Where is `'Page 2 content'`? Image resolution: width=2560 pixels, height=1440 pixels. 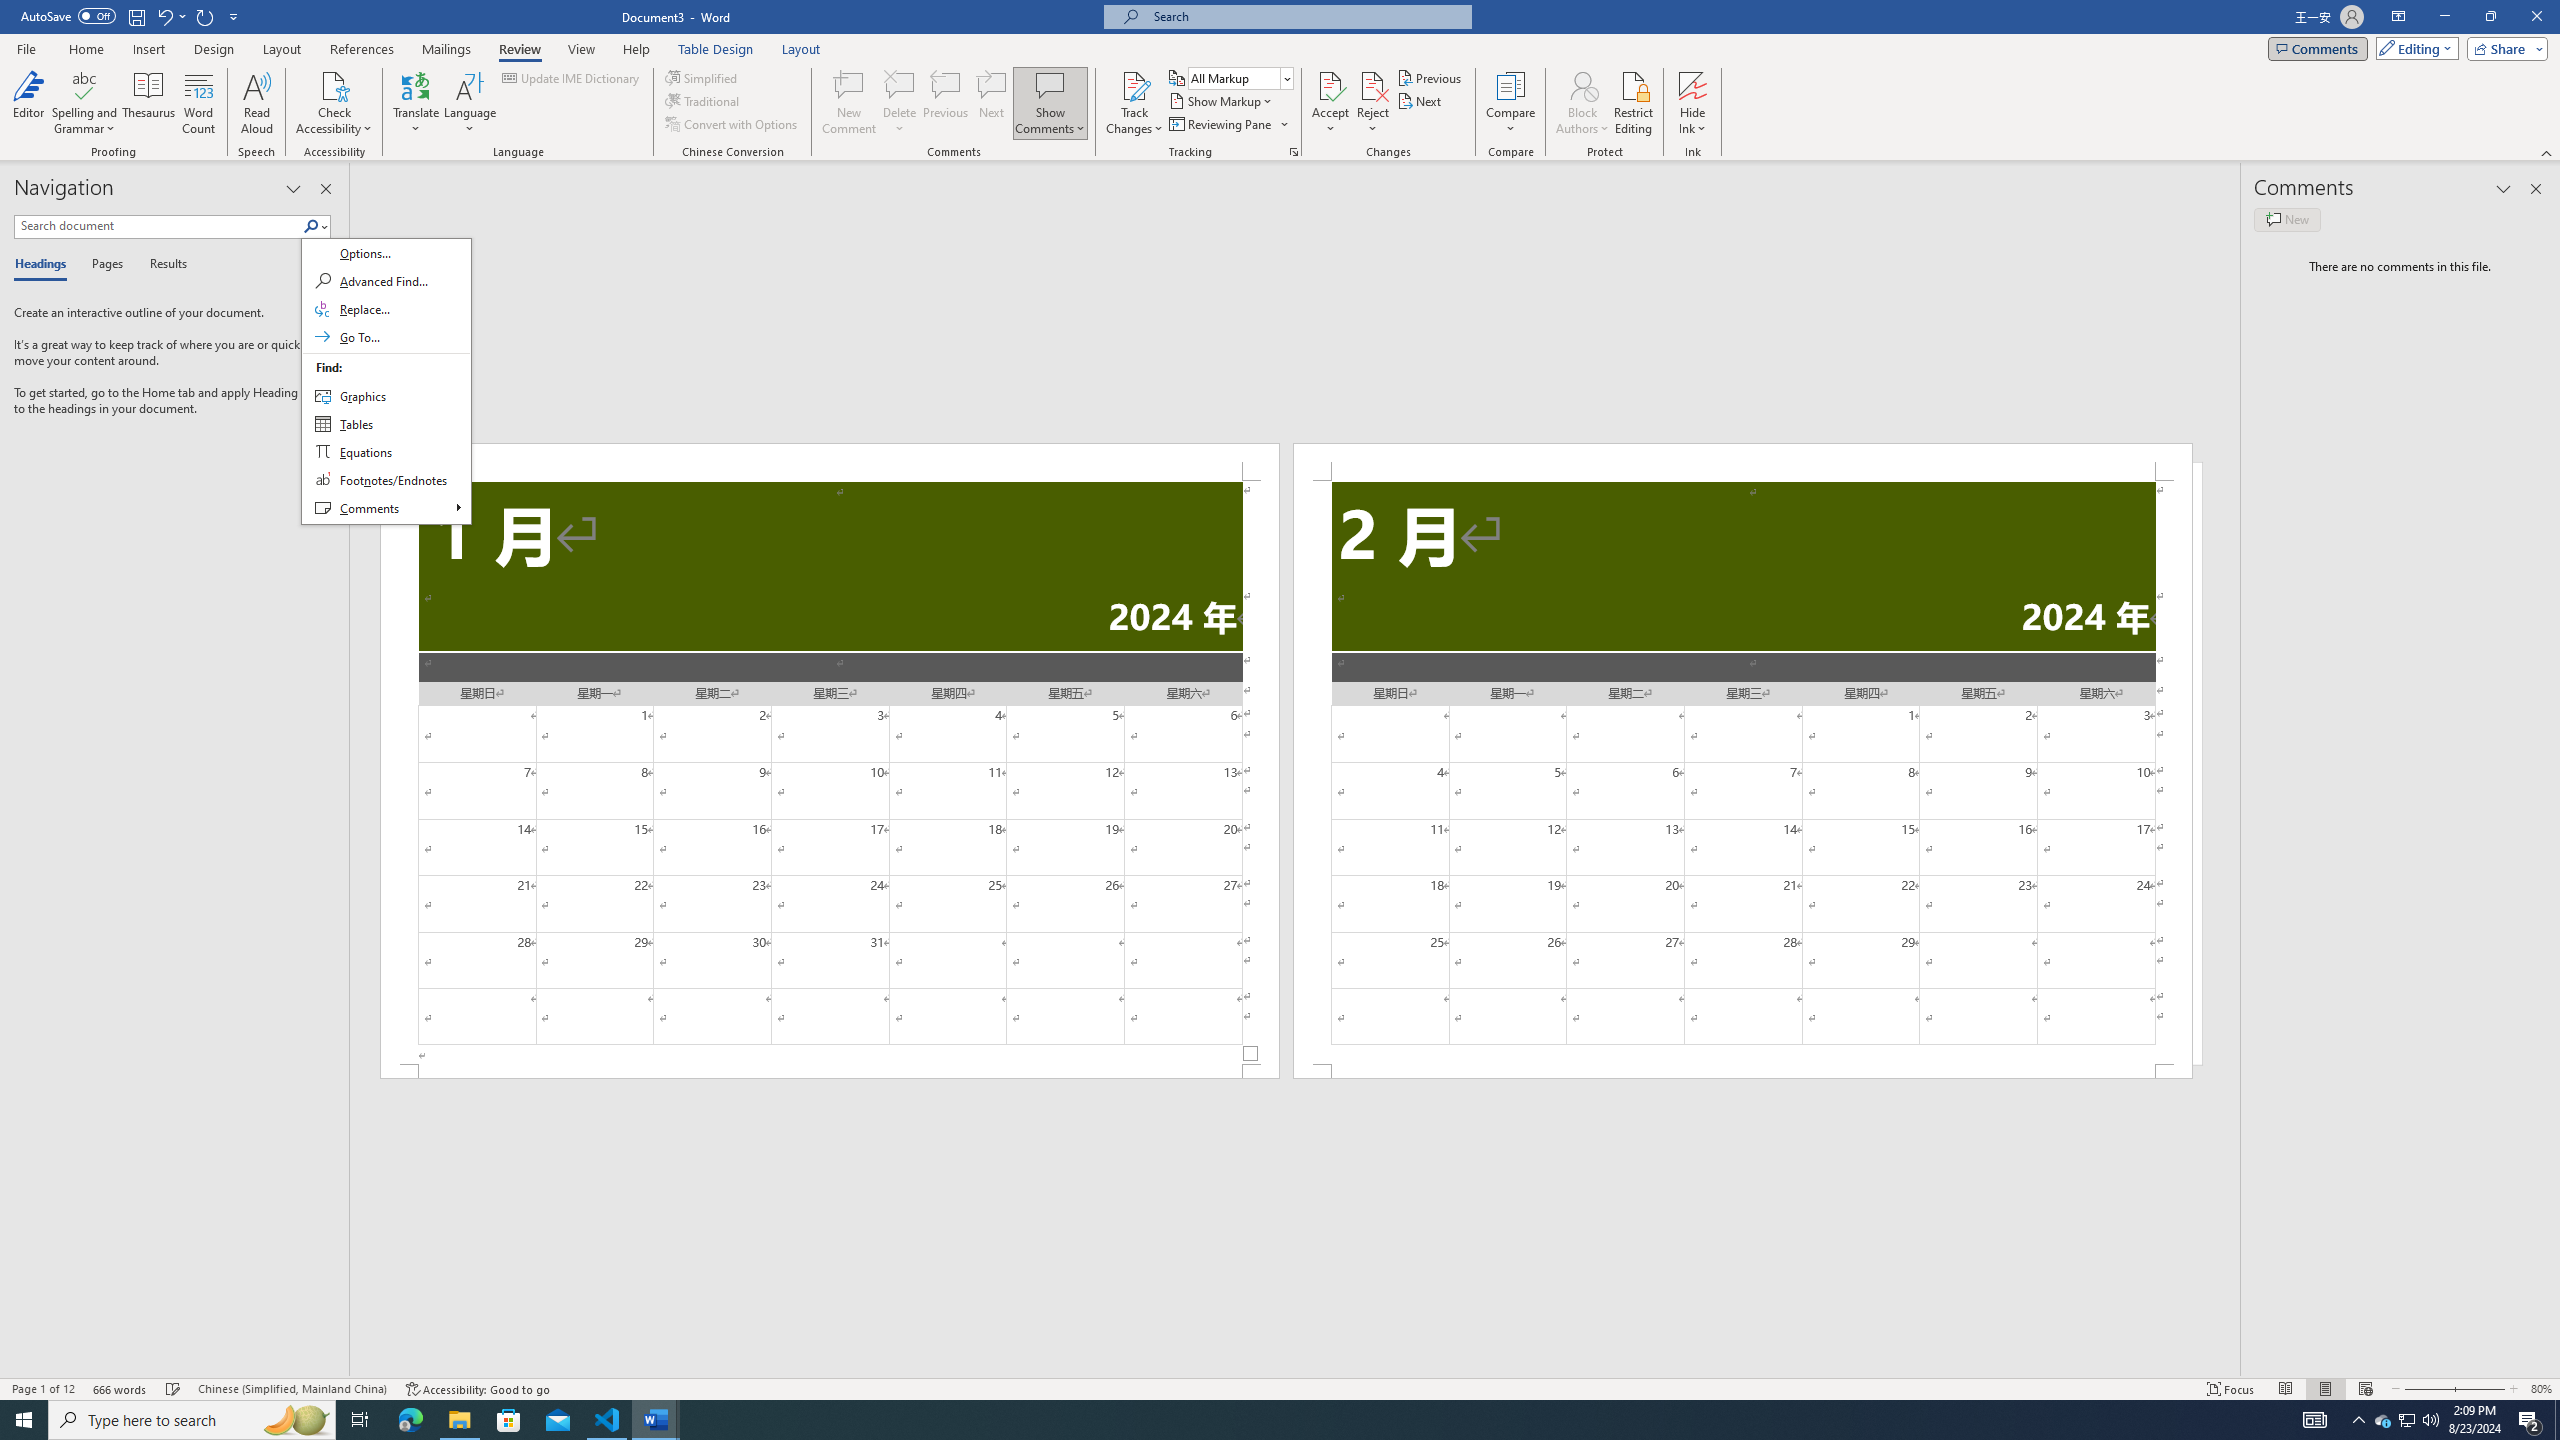
'Page 2 content' is located at coordinates (1742, 773).